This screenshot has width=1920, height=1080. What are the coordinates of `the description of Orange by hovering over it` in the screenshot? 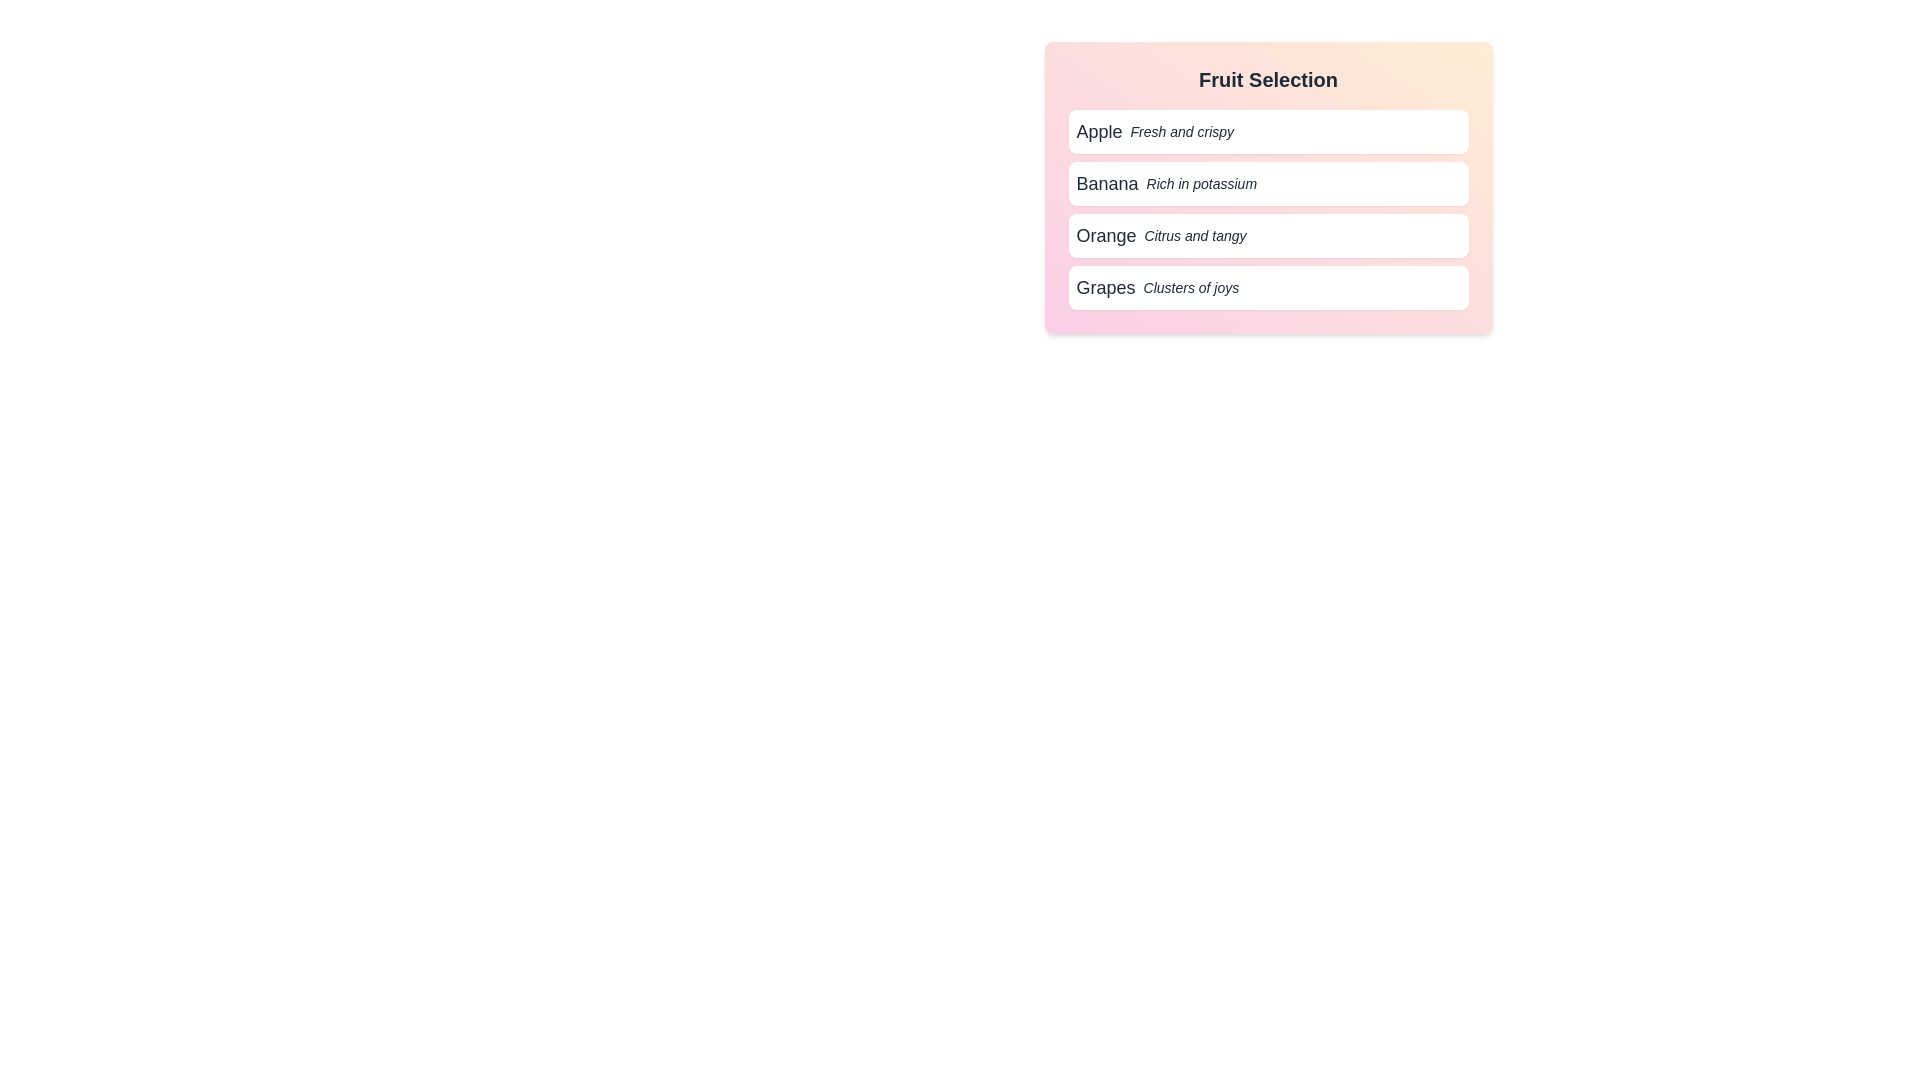 It's located at (1267, 234).